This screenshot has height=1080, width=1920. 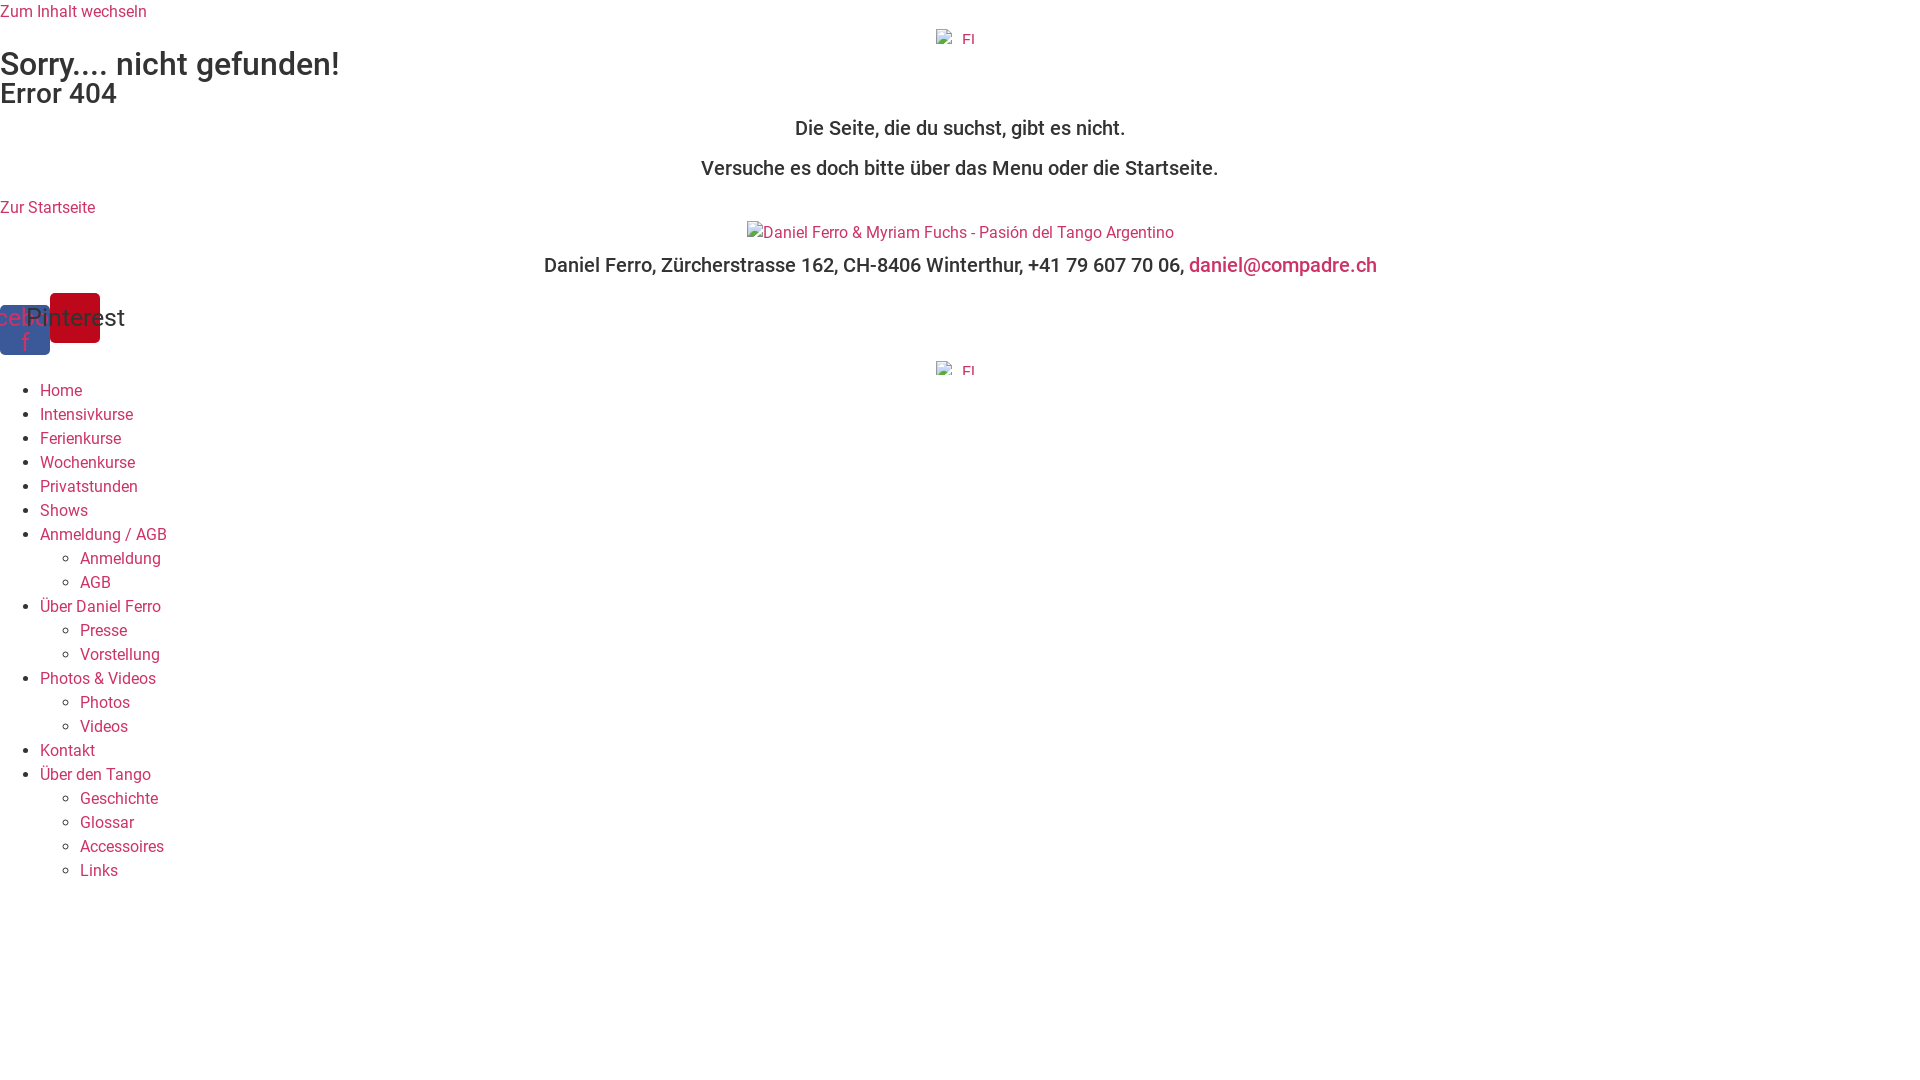 I want to click on 'Anmeldung / AGB', so click(x=102, y=533).